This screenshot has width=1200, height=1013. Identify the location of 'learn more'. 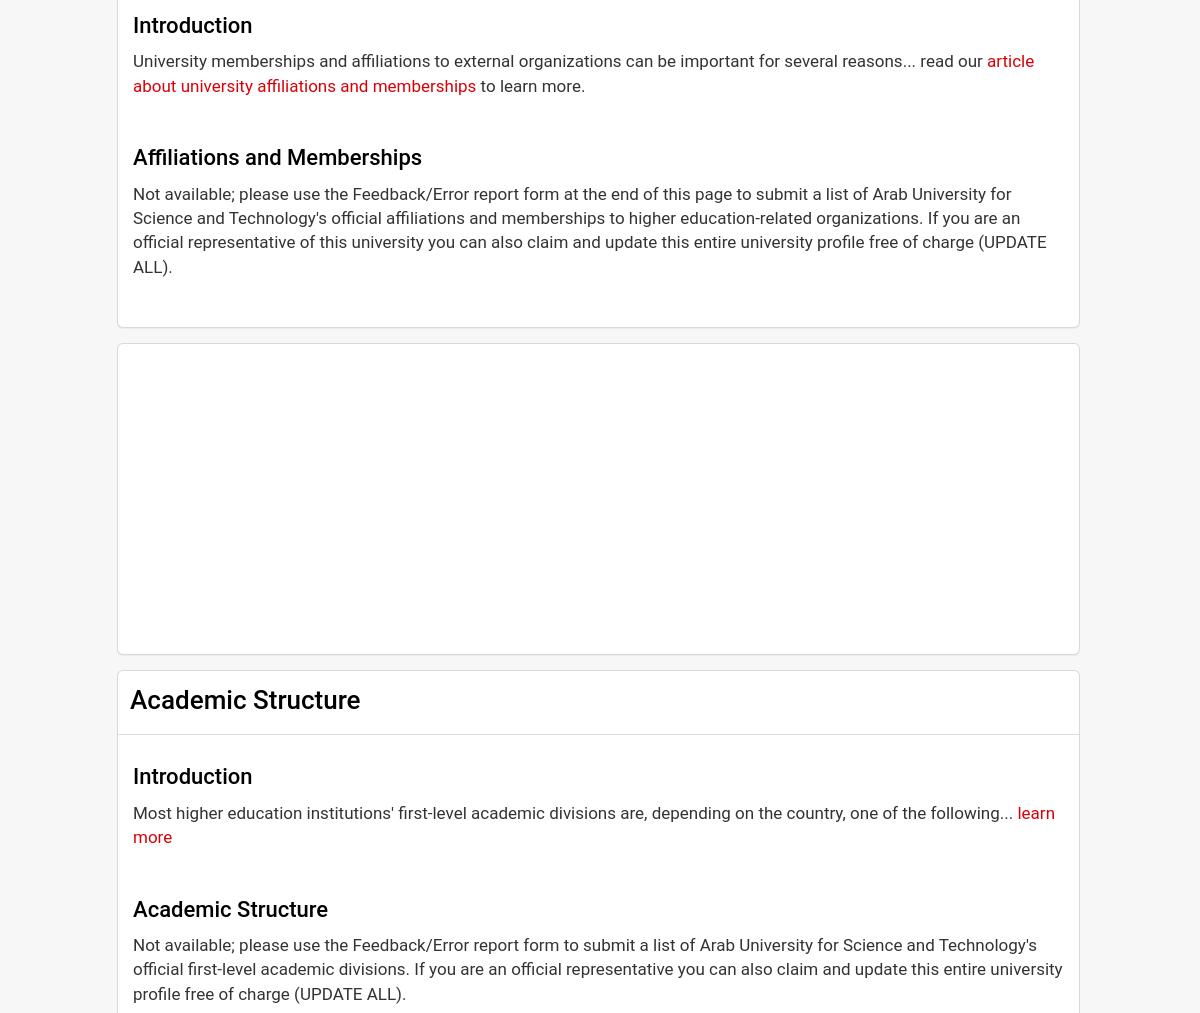
(593, 823).